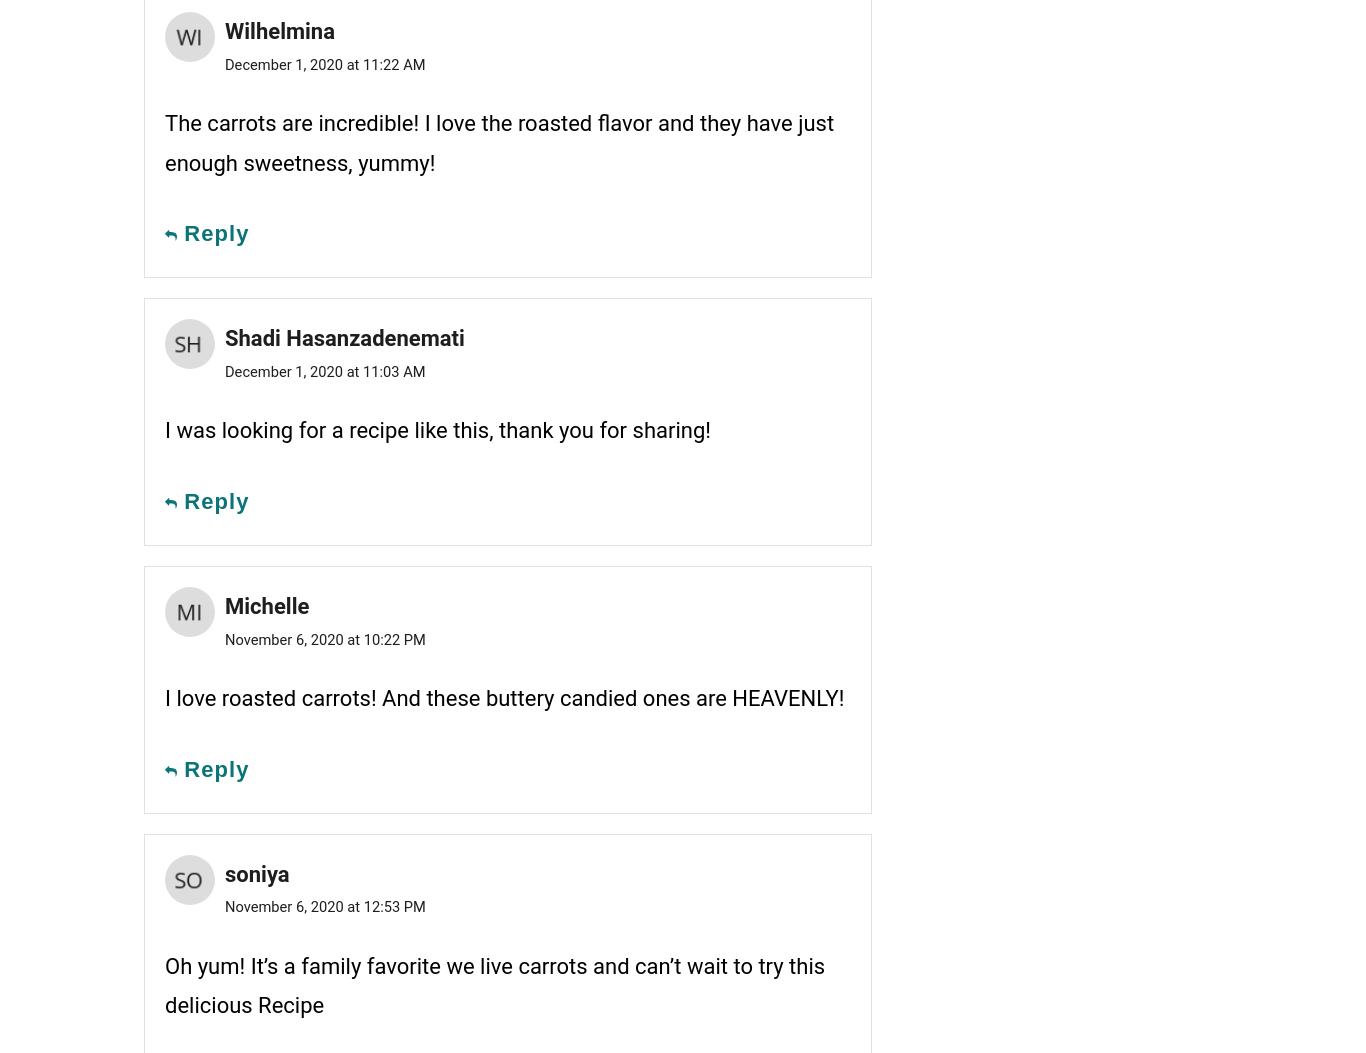 The image size is (1366, 1053). Describe the element at coordinates (164, 142) in the screenshot. I see `'The carrots are incredible! I love the roasted flavor and they have just enough sweetness, yummy!'` at that location.